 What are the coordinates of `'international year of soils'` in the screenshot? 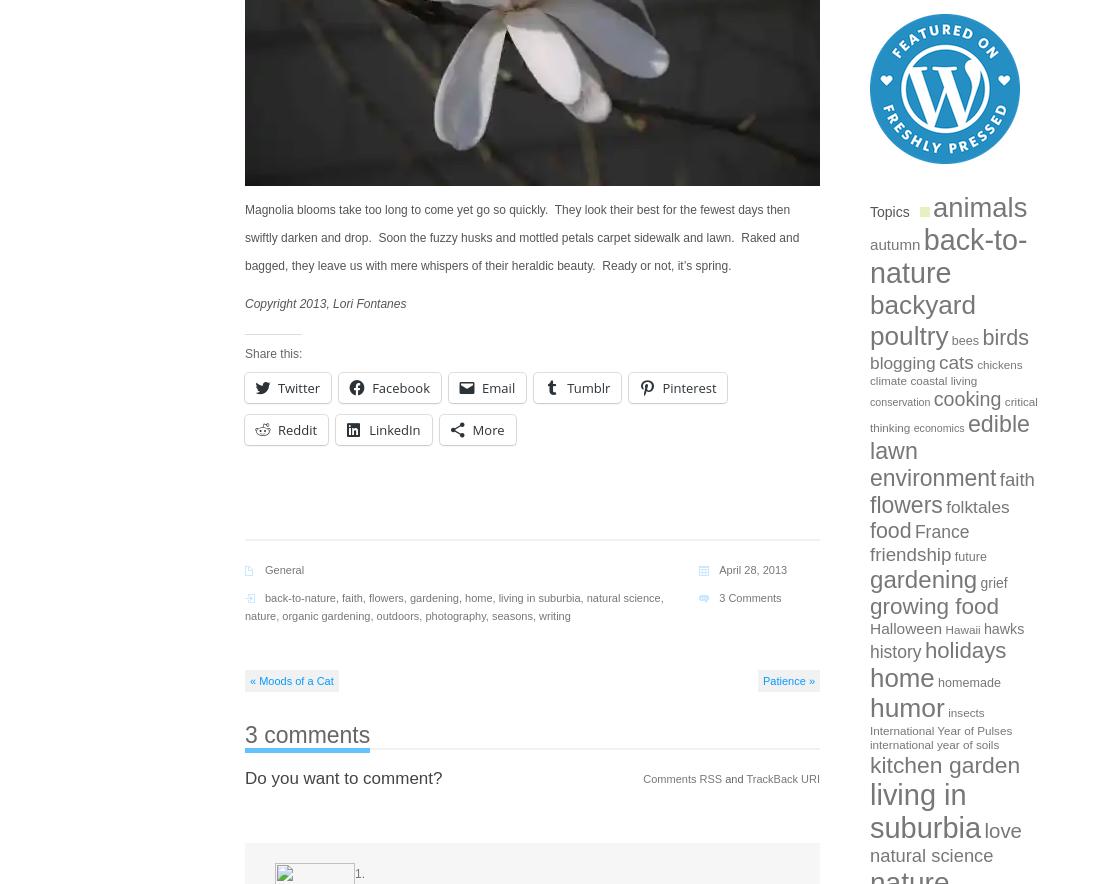 It's located at (868, 744).